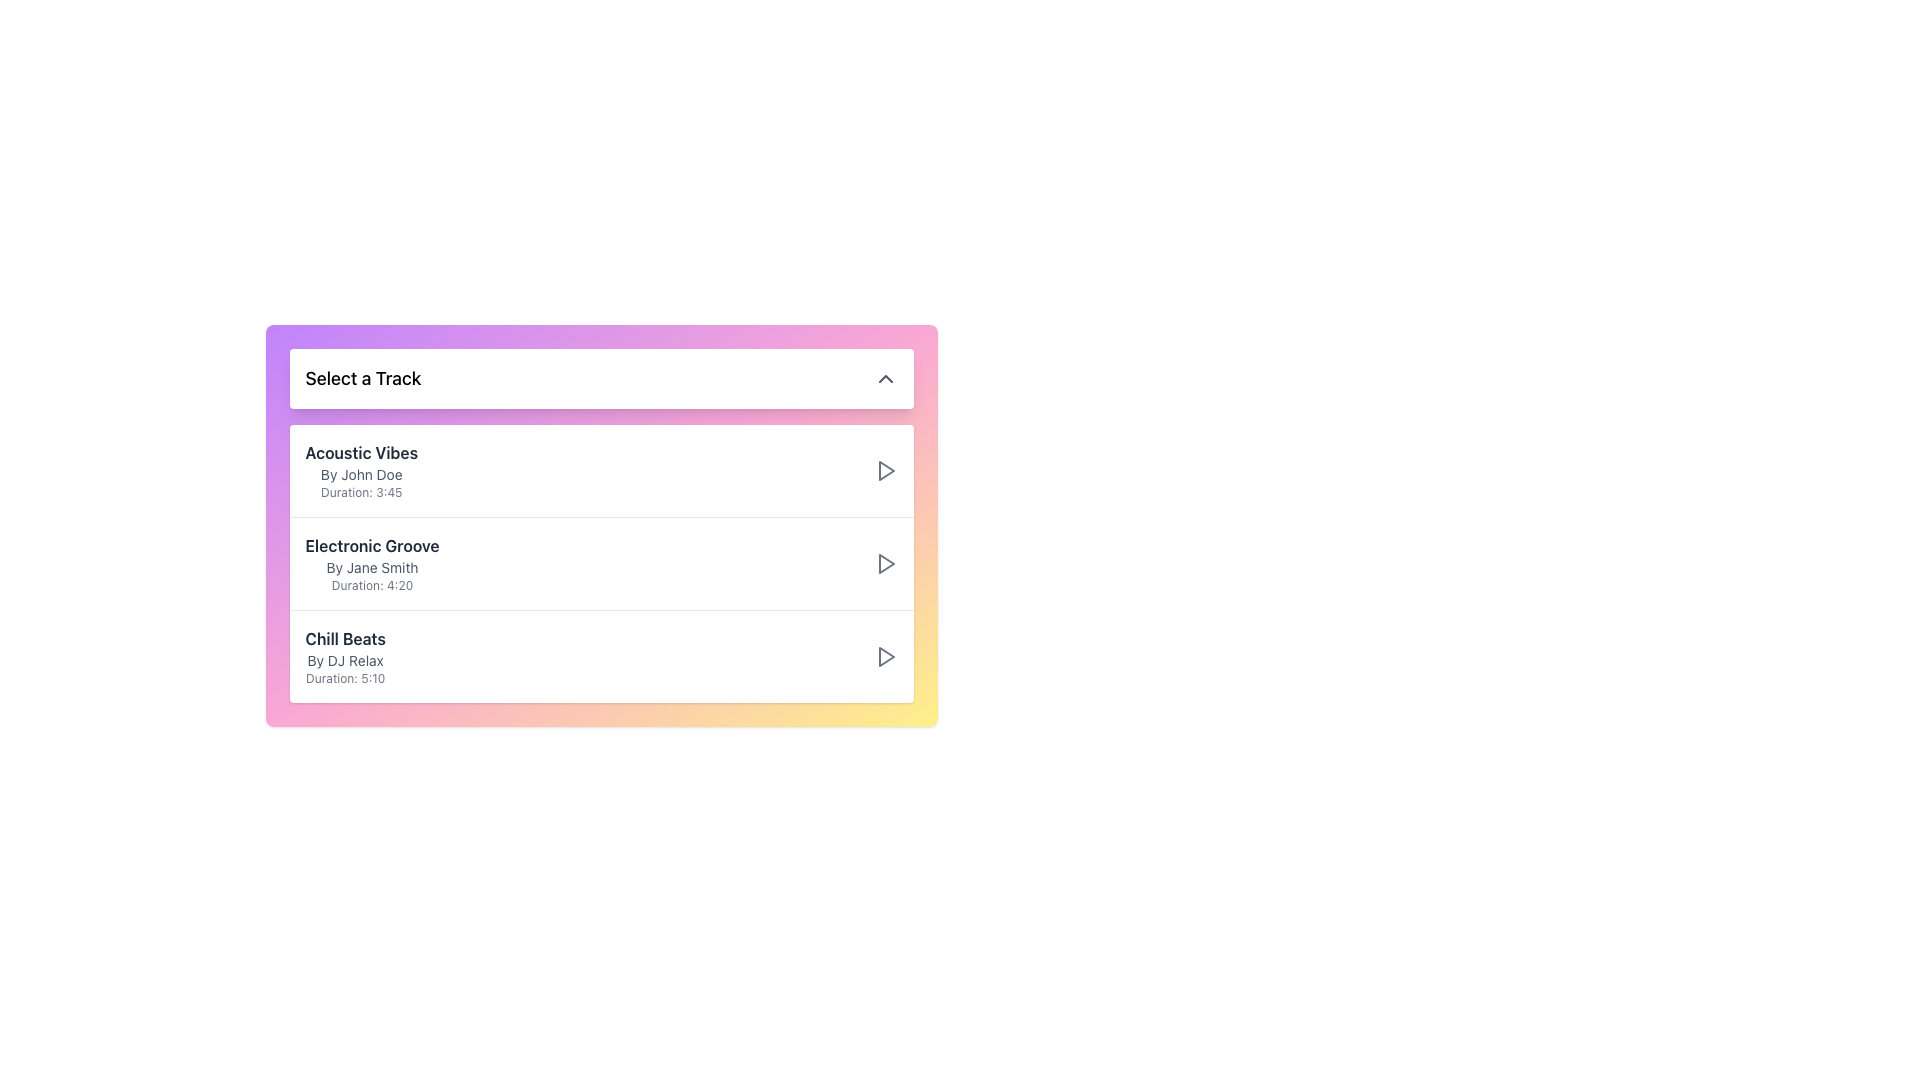 Image resolution: width=1920 pixels, height=1080 pixels. What do you see at coordinates (600, 378) in the screenshot?
I see `the Dropdown Trigger/Button labeled 'Select a Track' by tabbing into it` at bounding box center [600, 378].